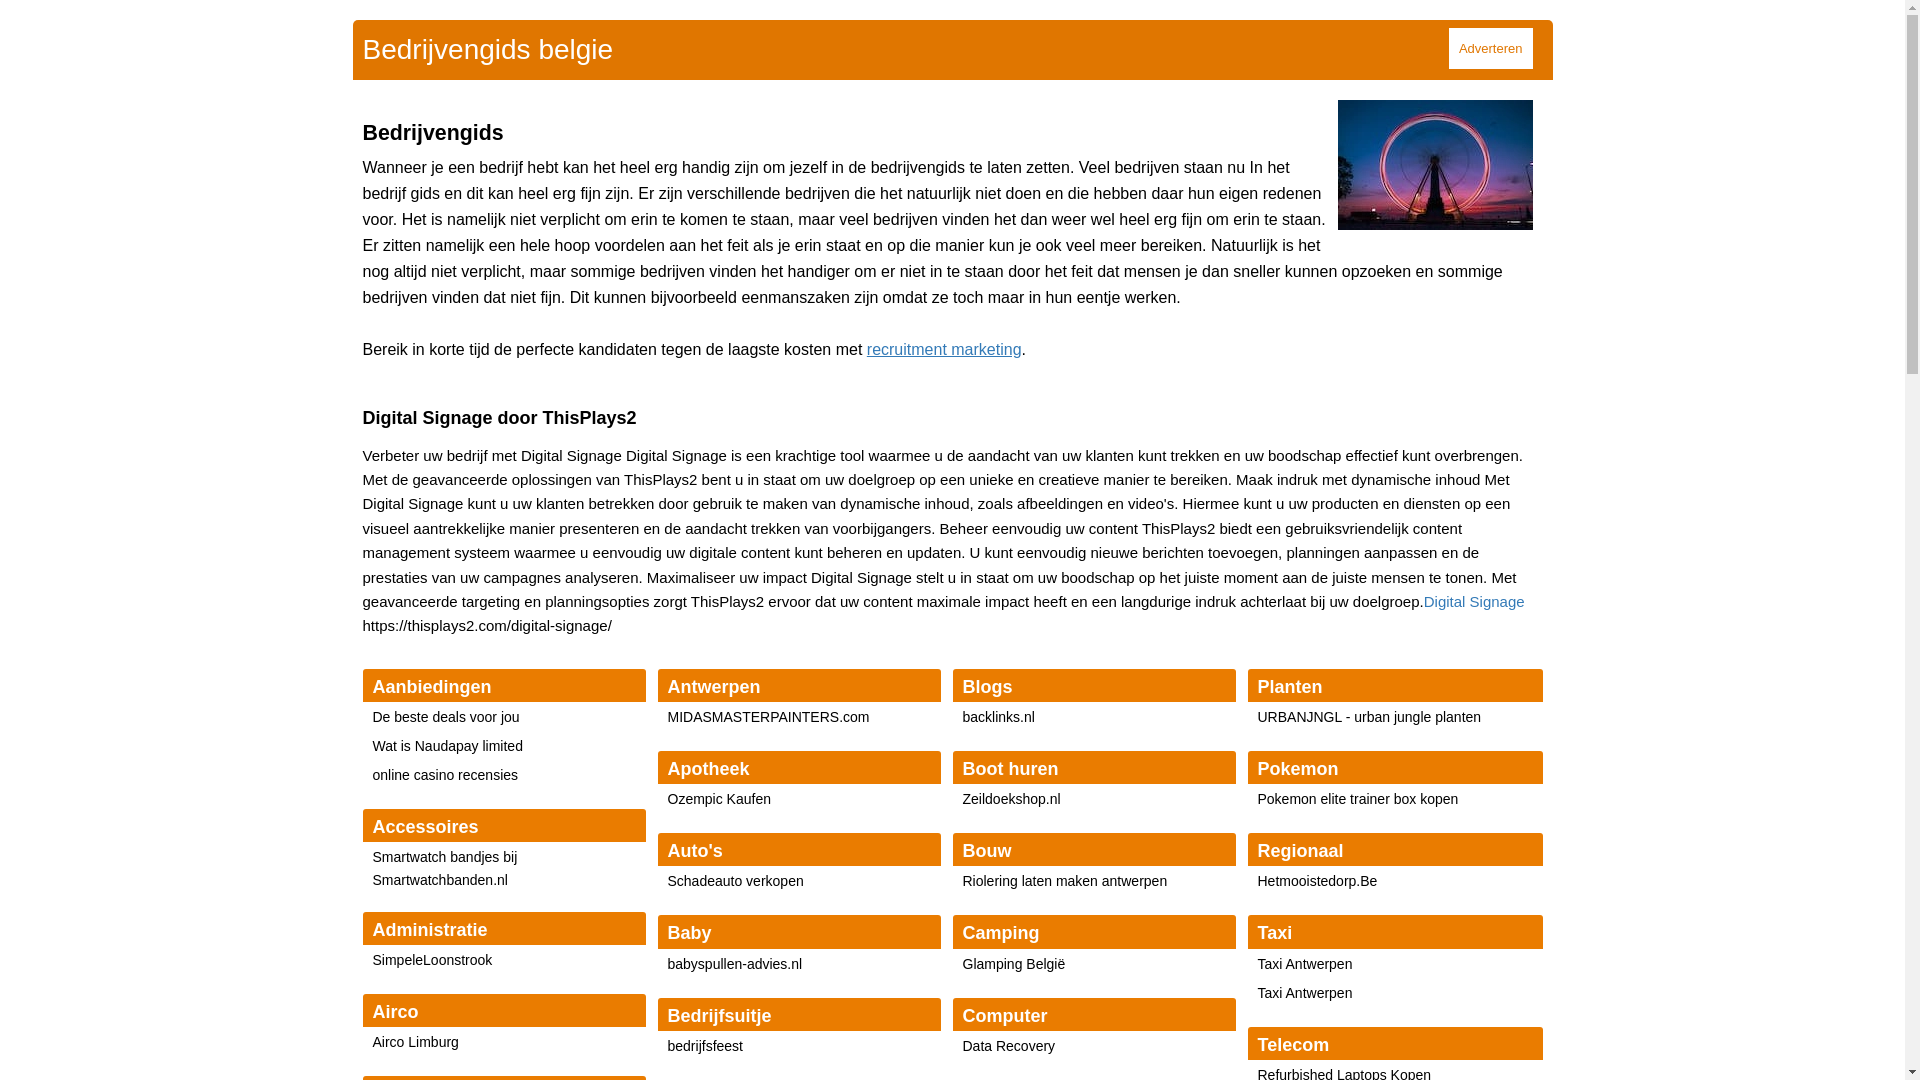 This screenshot has height=1080, width=1920. Describe the element at coordinates (705, 1044) in the screenshot. I see `'bedrijfsfeest'` at that location.